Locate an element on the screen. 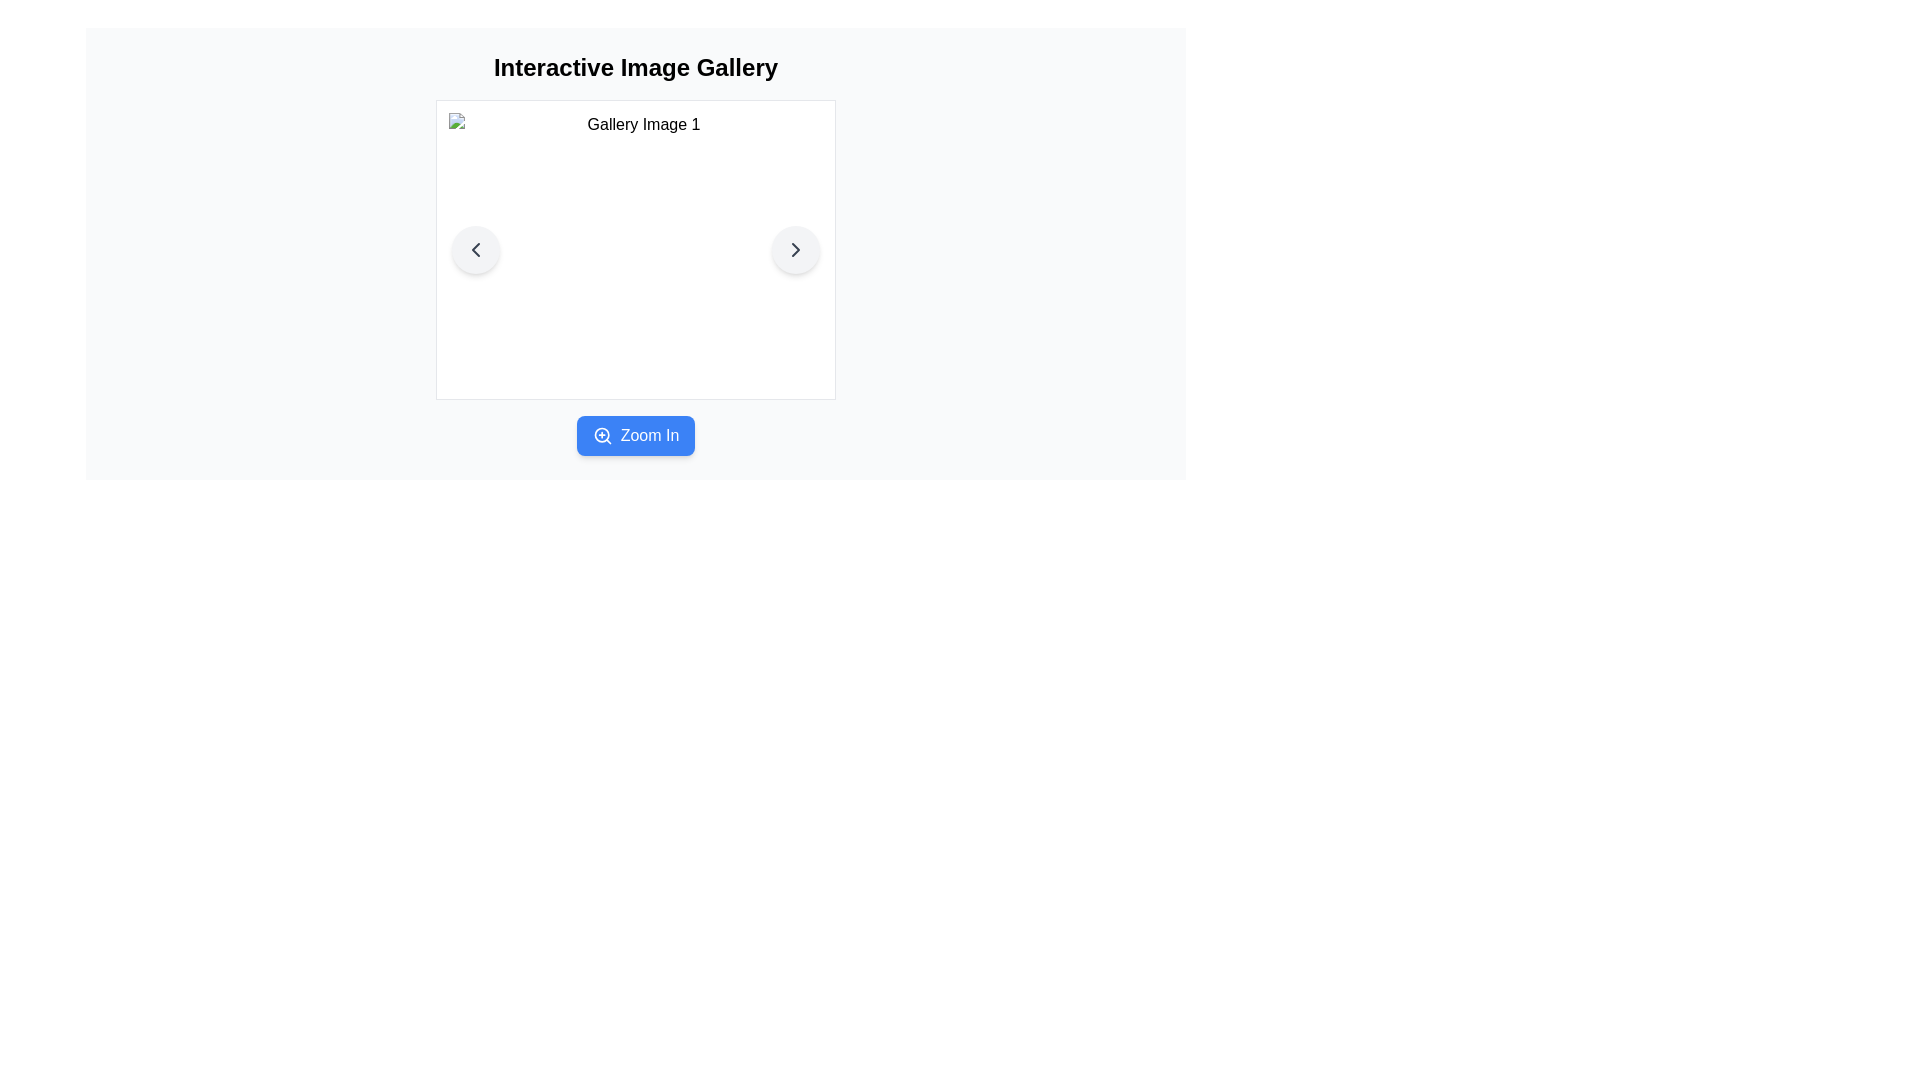 The height and width of the screenshot is (1080, 1920). the circular icon with a magnifying glass and plus sign, which is located inside the blue rectangular button labeled 'Zoom In' at the bottom center of the interface is located at coordinates (601, 434).